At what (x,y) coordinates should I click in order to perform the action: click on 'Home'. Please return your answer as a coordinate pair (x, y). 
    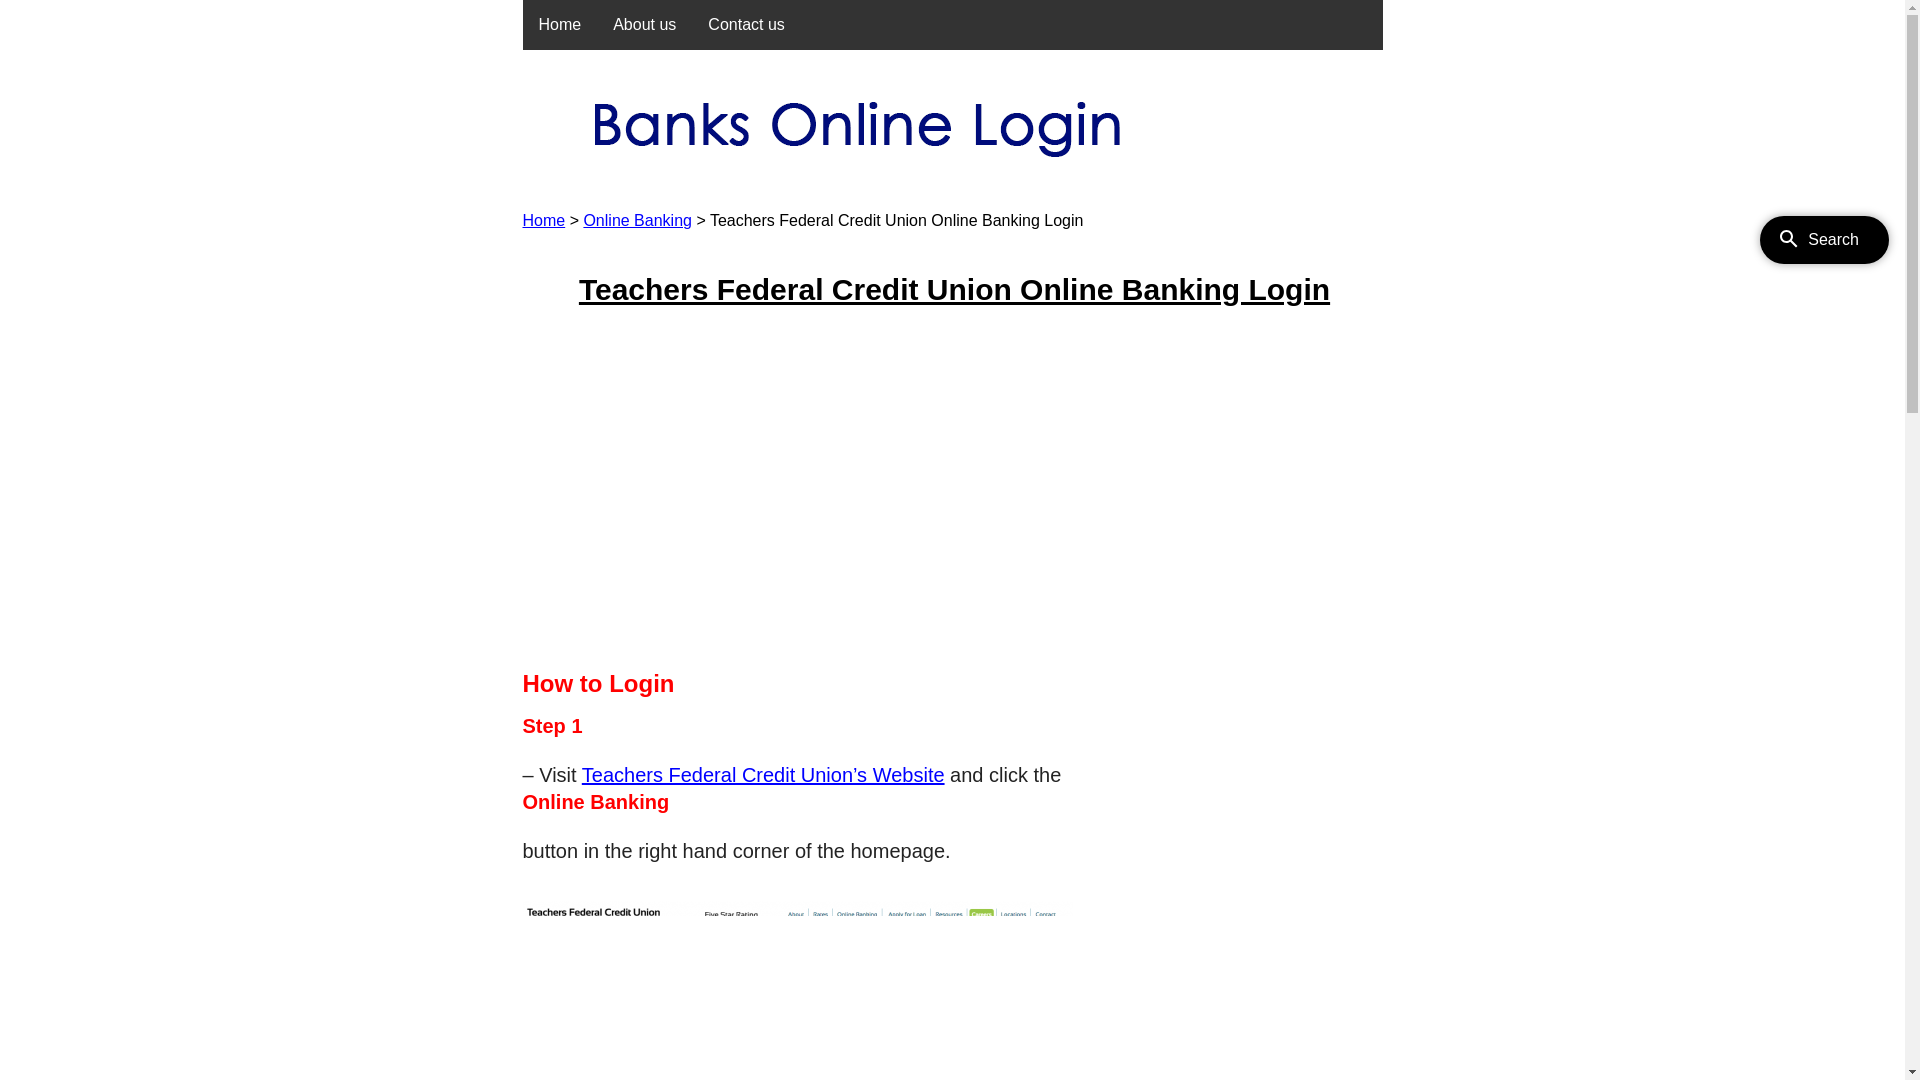
    Looking at the image, I should click on (543, 220).